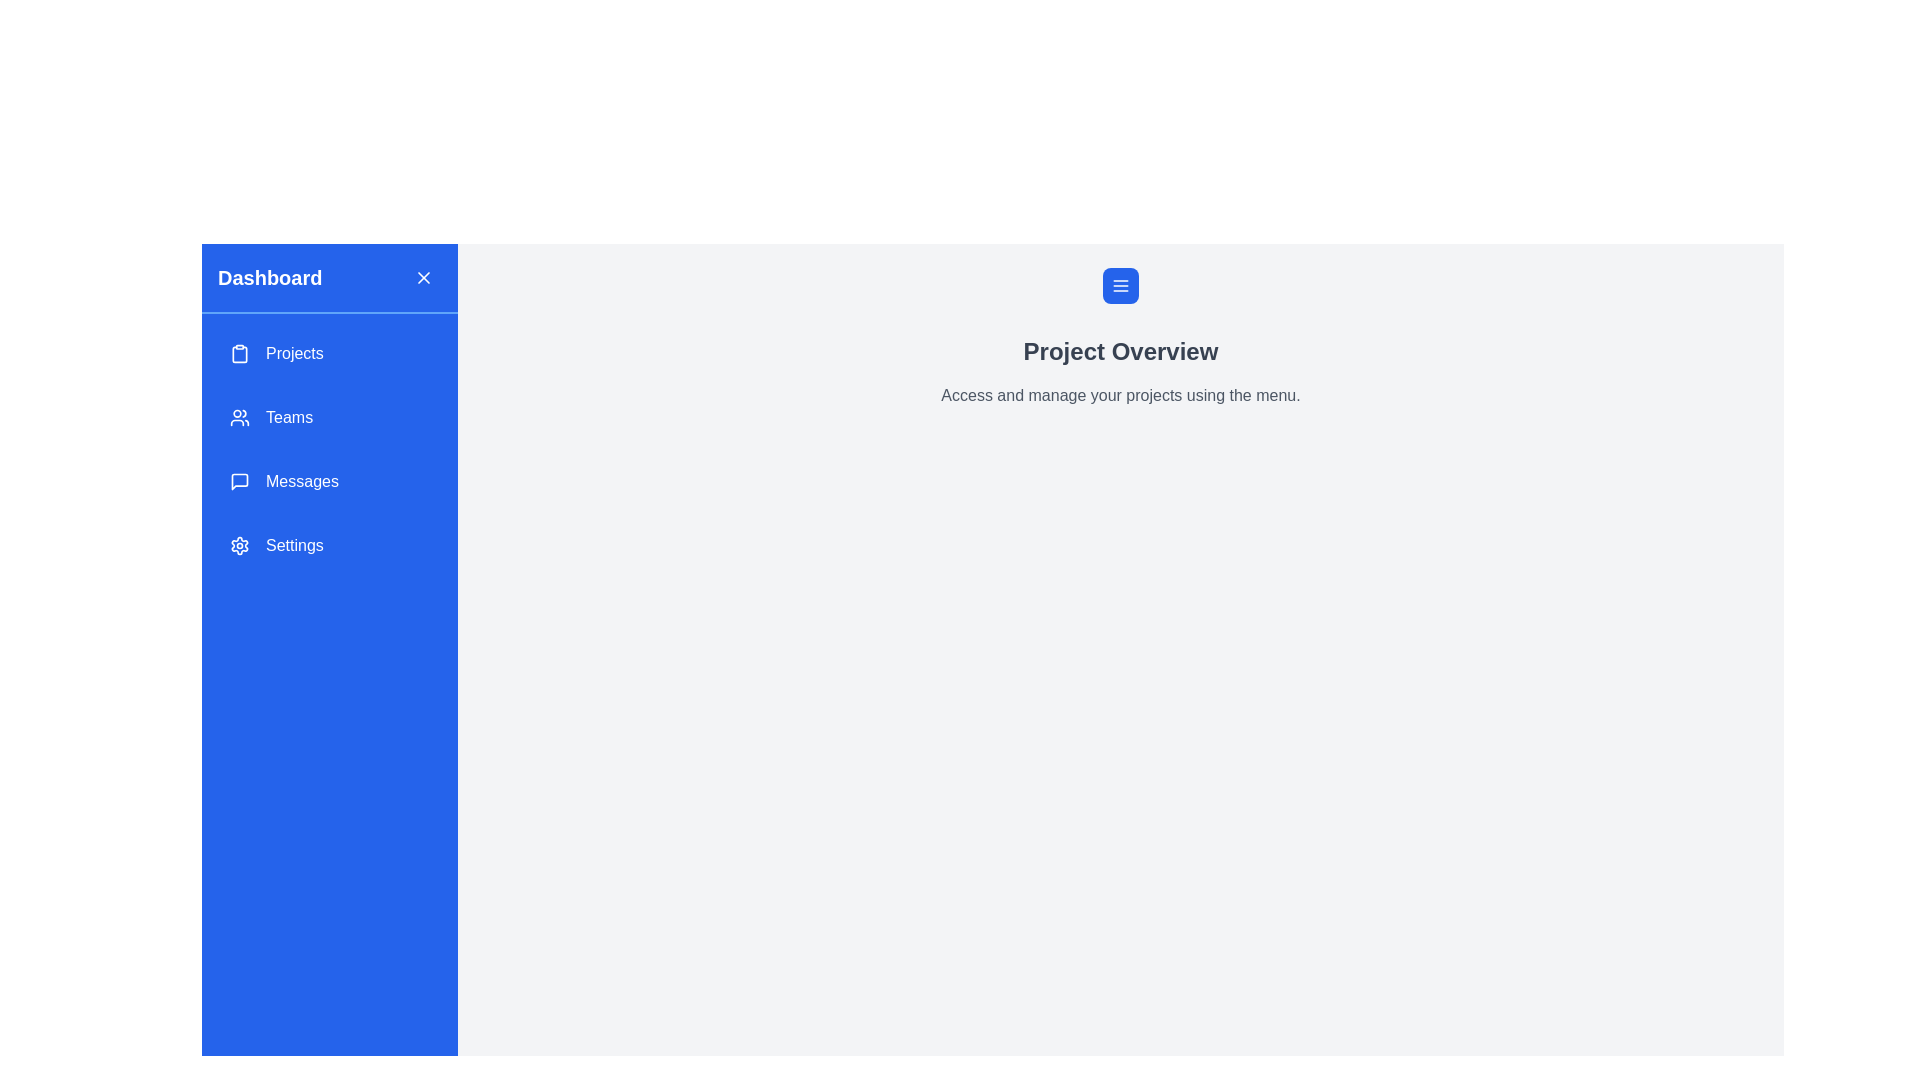  I want to click on the 'Projects' icon in the left sidebar menu, so click(240, 353).